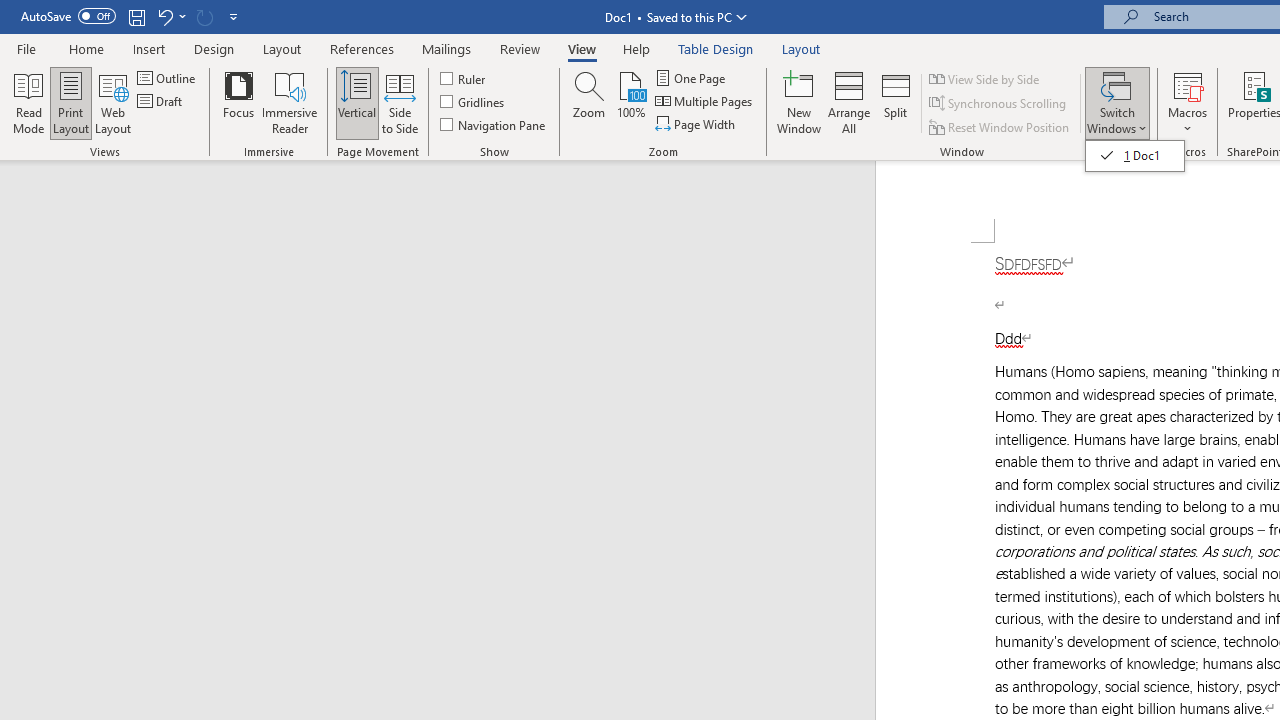 This screenshot has width=1280, height=720. What do you see at coordinates (494, 124) in the screenshot?
I see `'Navigation Pane'` at bounding box center [494, 124].